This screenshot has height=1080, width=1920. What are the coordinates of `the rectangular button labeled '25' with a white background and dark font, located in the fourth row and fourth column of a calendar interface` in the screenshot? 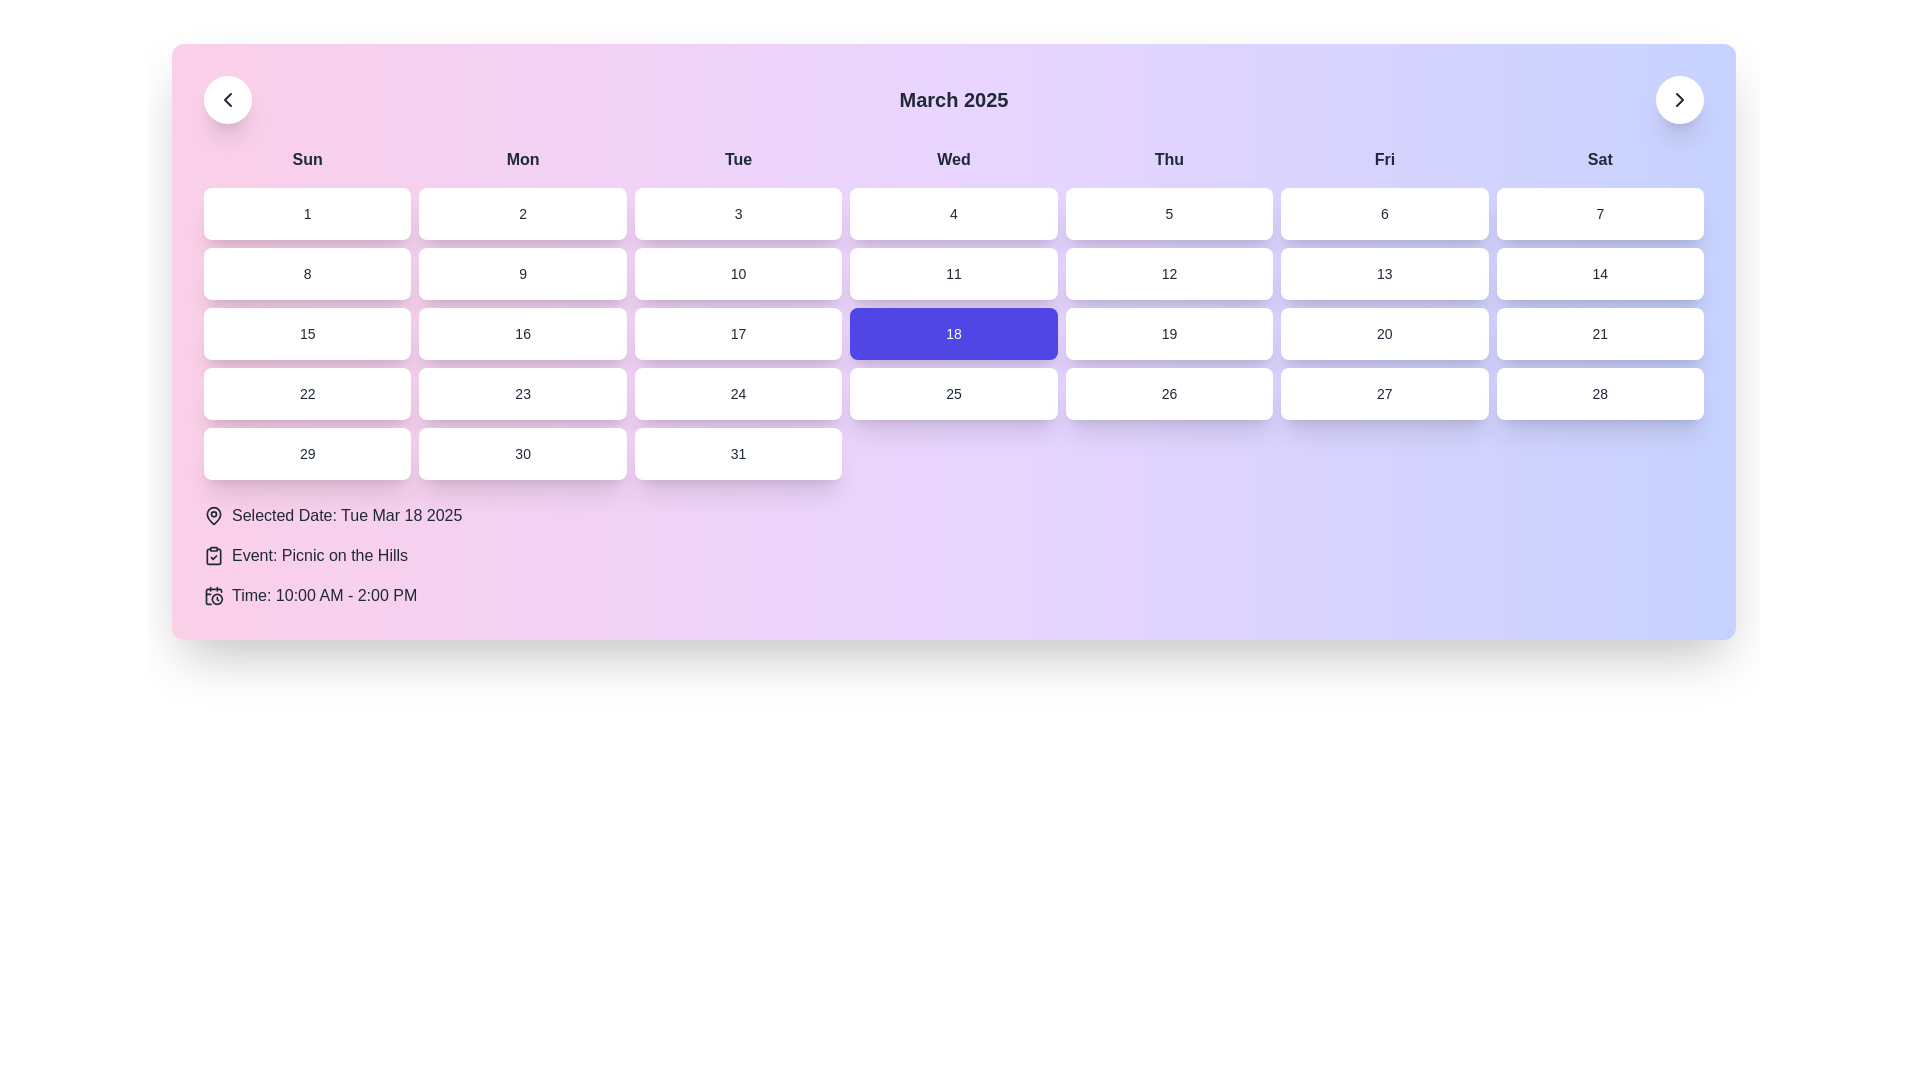 It's located at (953, 393).